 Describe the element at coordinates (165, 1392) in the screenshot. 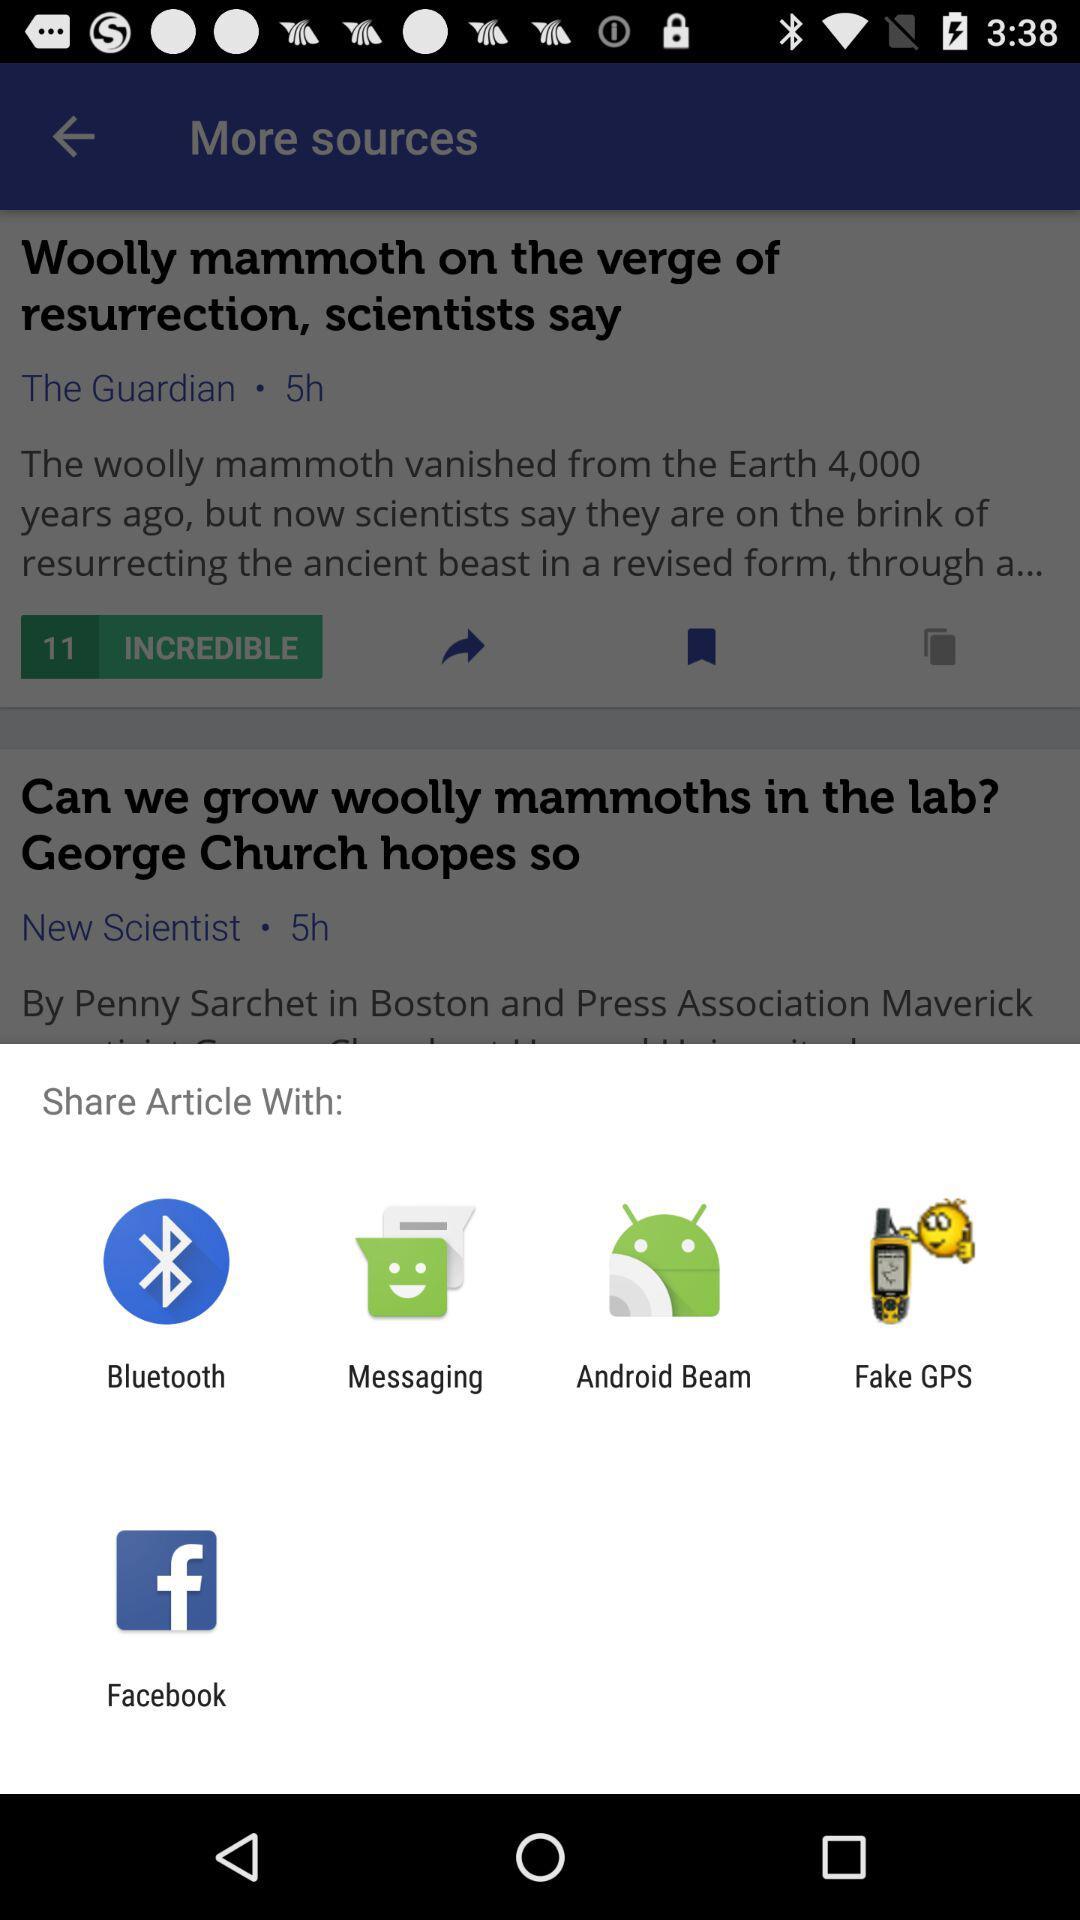

I see `the item next to the messaging icon` at that location.